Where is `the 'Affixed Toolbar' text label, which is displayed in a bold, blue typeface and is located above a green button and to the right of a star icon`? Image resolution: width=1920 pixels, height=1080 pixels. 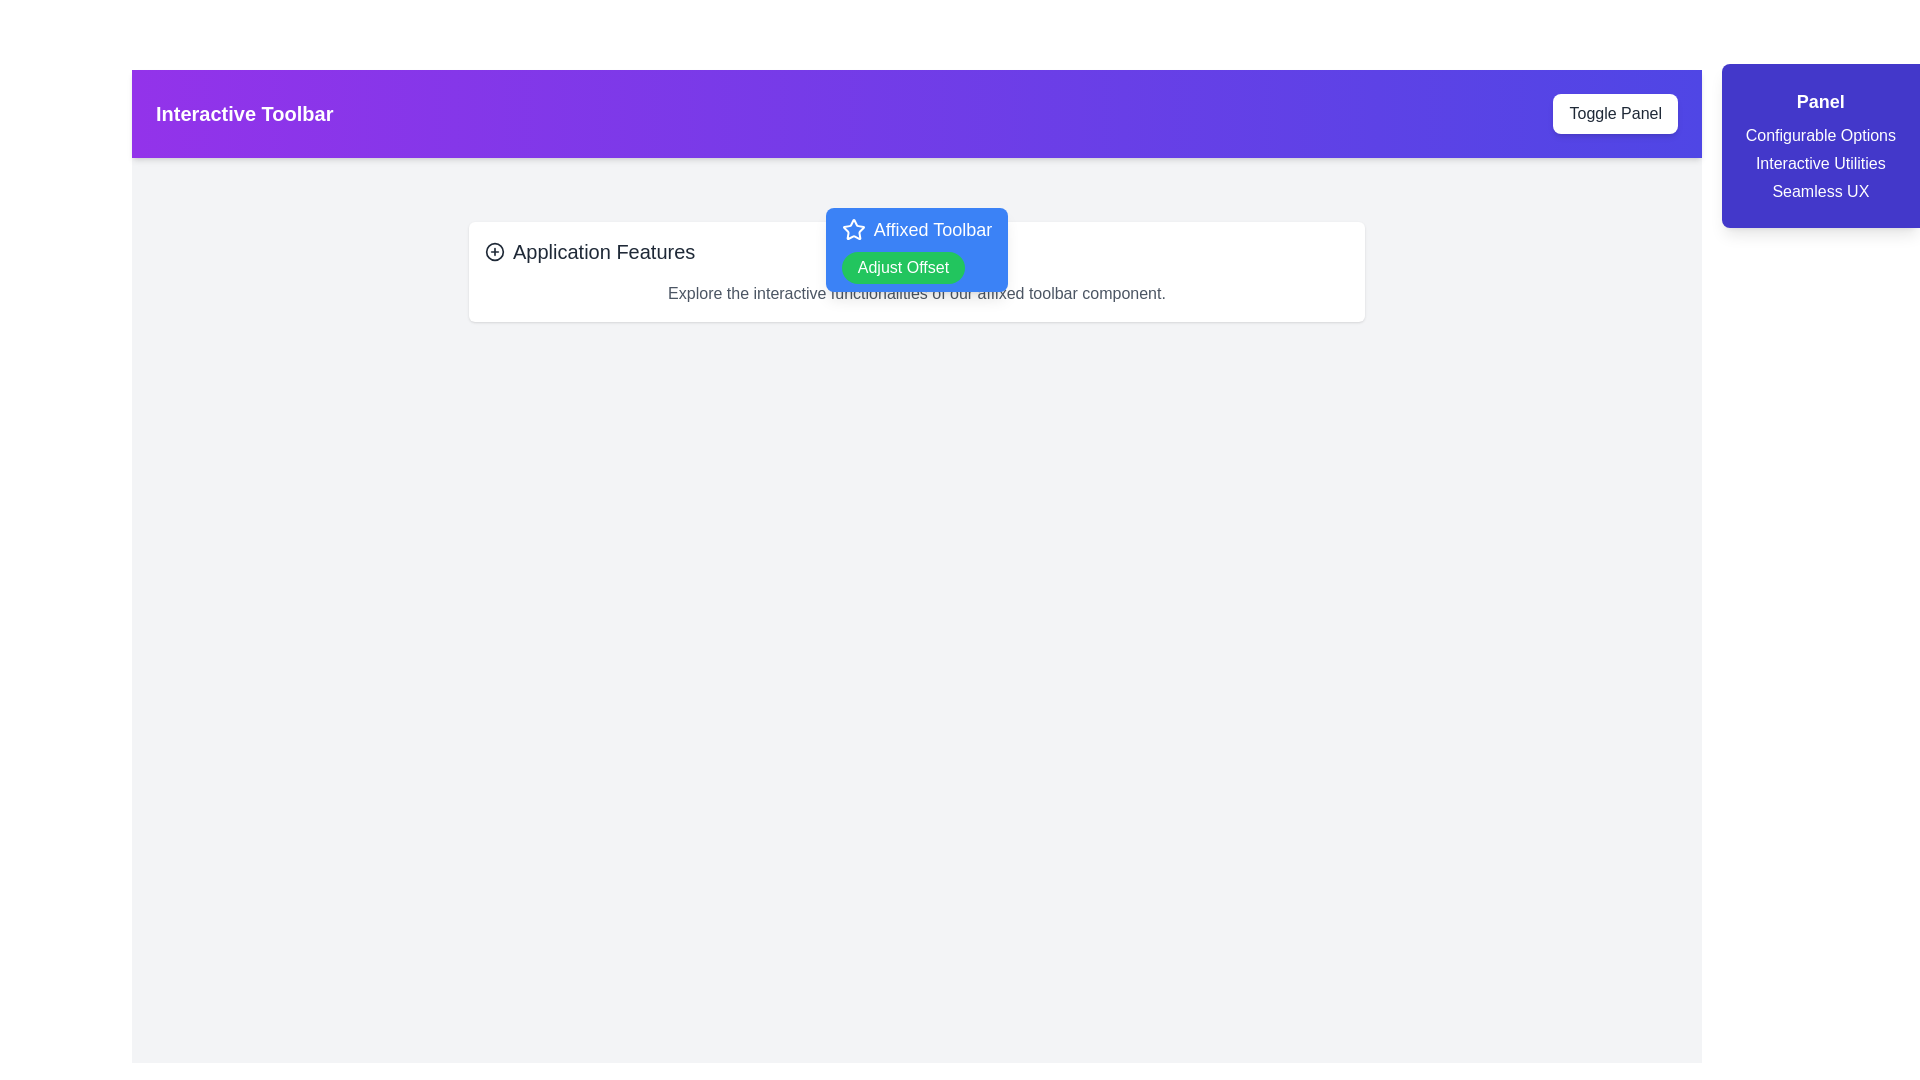
the 'Affixed Toolbar' text label, which is displayed in a bold, blue typeface and is located above a green button and to the right of a star icon is located at coordinates (931, 229).